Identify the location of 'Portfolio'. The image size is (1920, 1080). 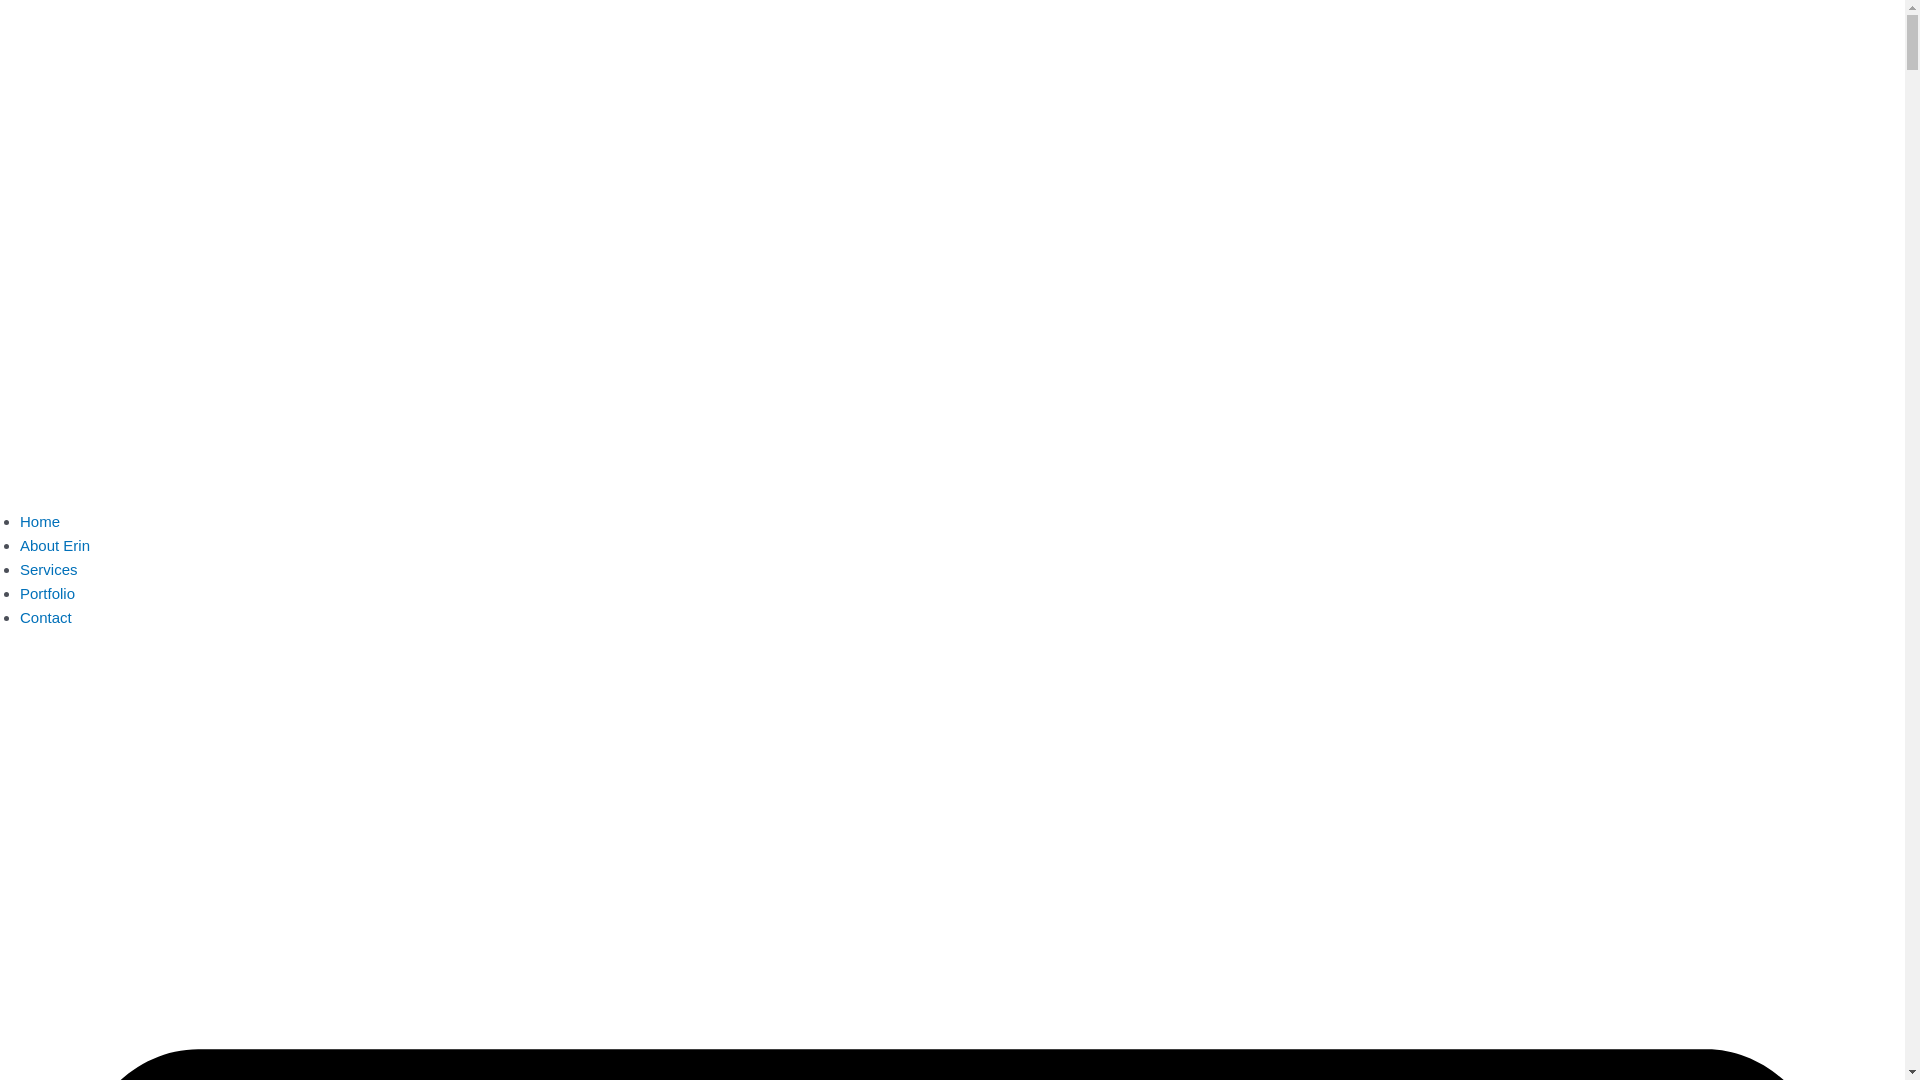
(47, 592).